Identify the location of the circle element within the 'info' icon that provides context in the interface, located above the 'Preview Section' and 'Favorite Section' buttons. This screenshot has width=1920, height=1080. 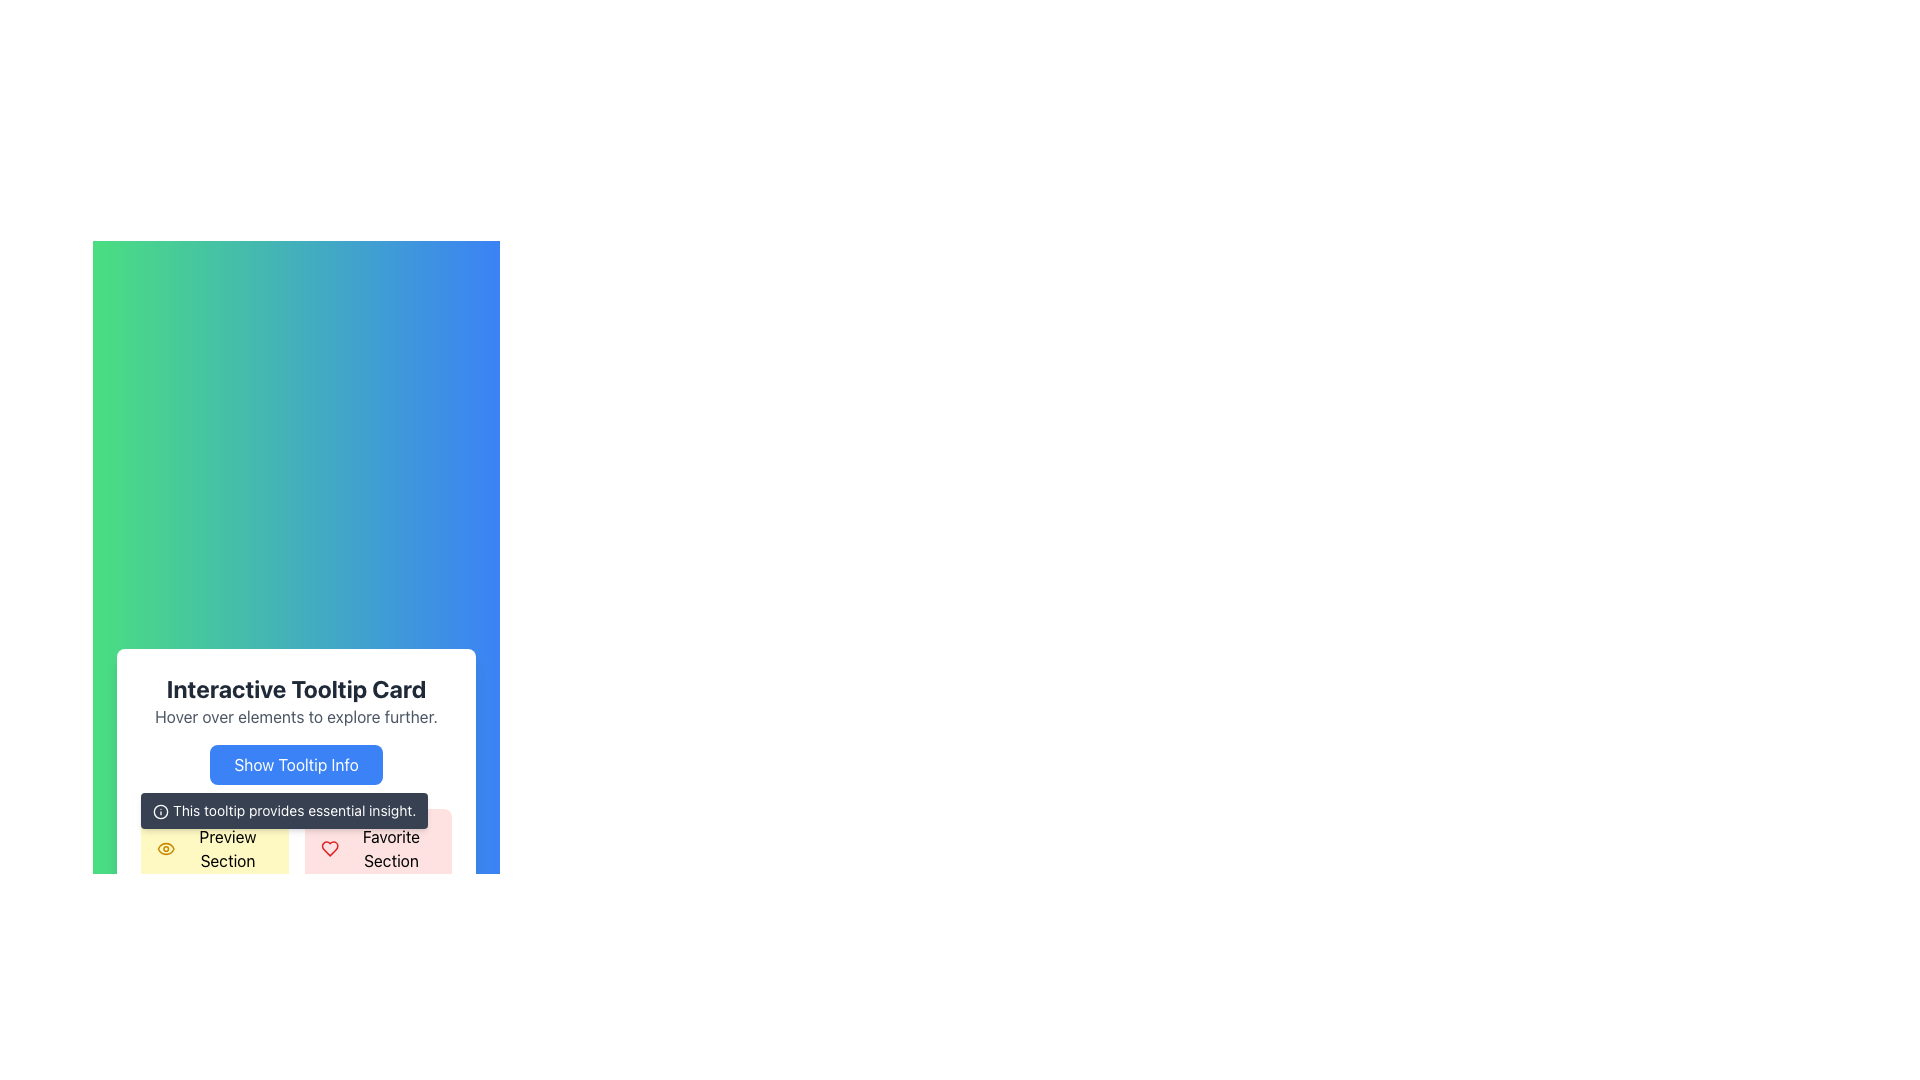
(161, 812).